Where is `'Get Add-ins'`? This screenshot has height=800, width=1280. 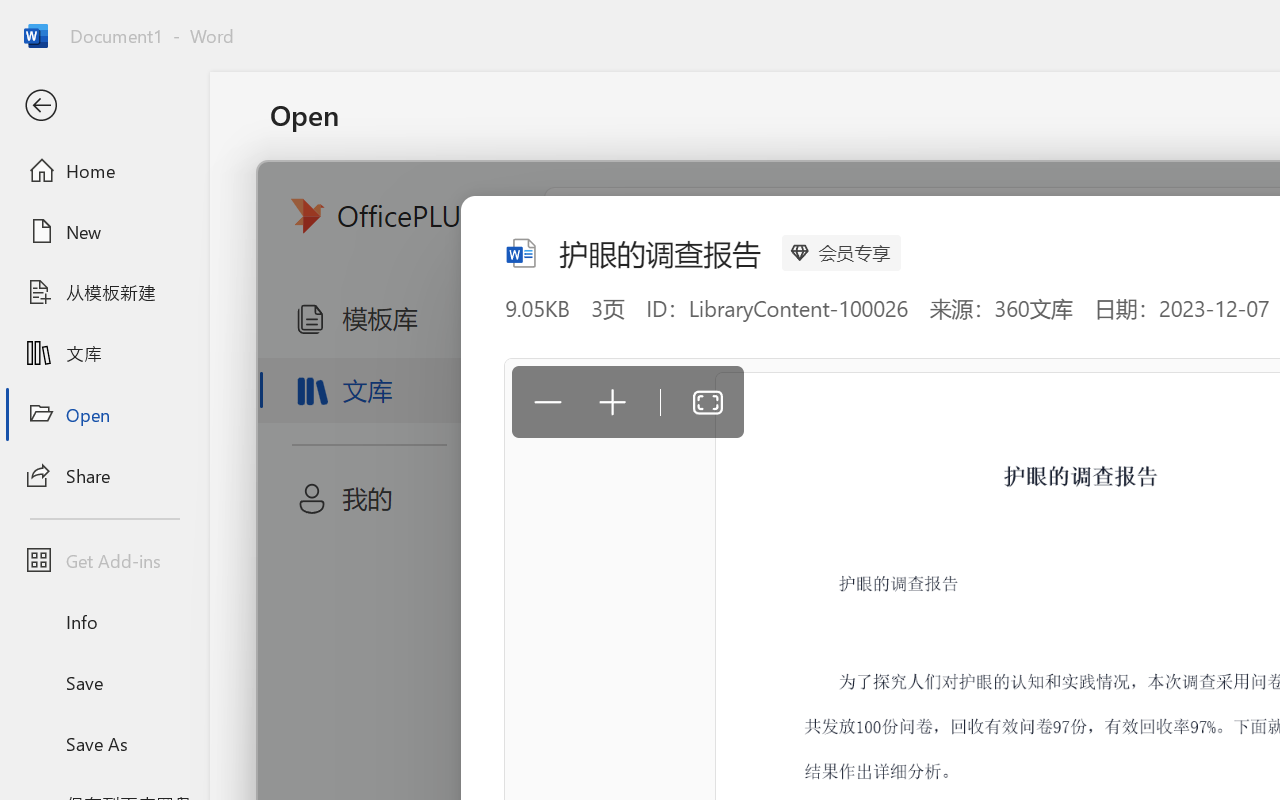
'Get Add-ins' is located at coordinates (103, 560).